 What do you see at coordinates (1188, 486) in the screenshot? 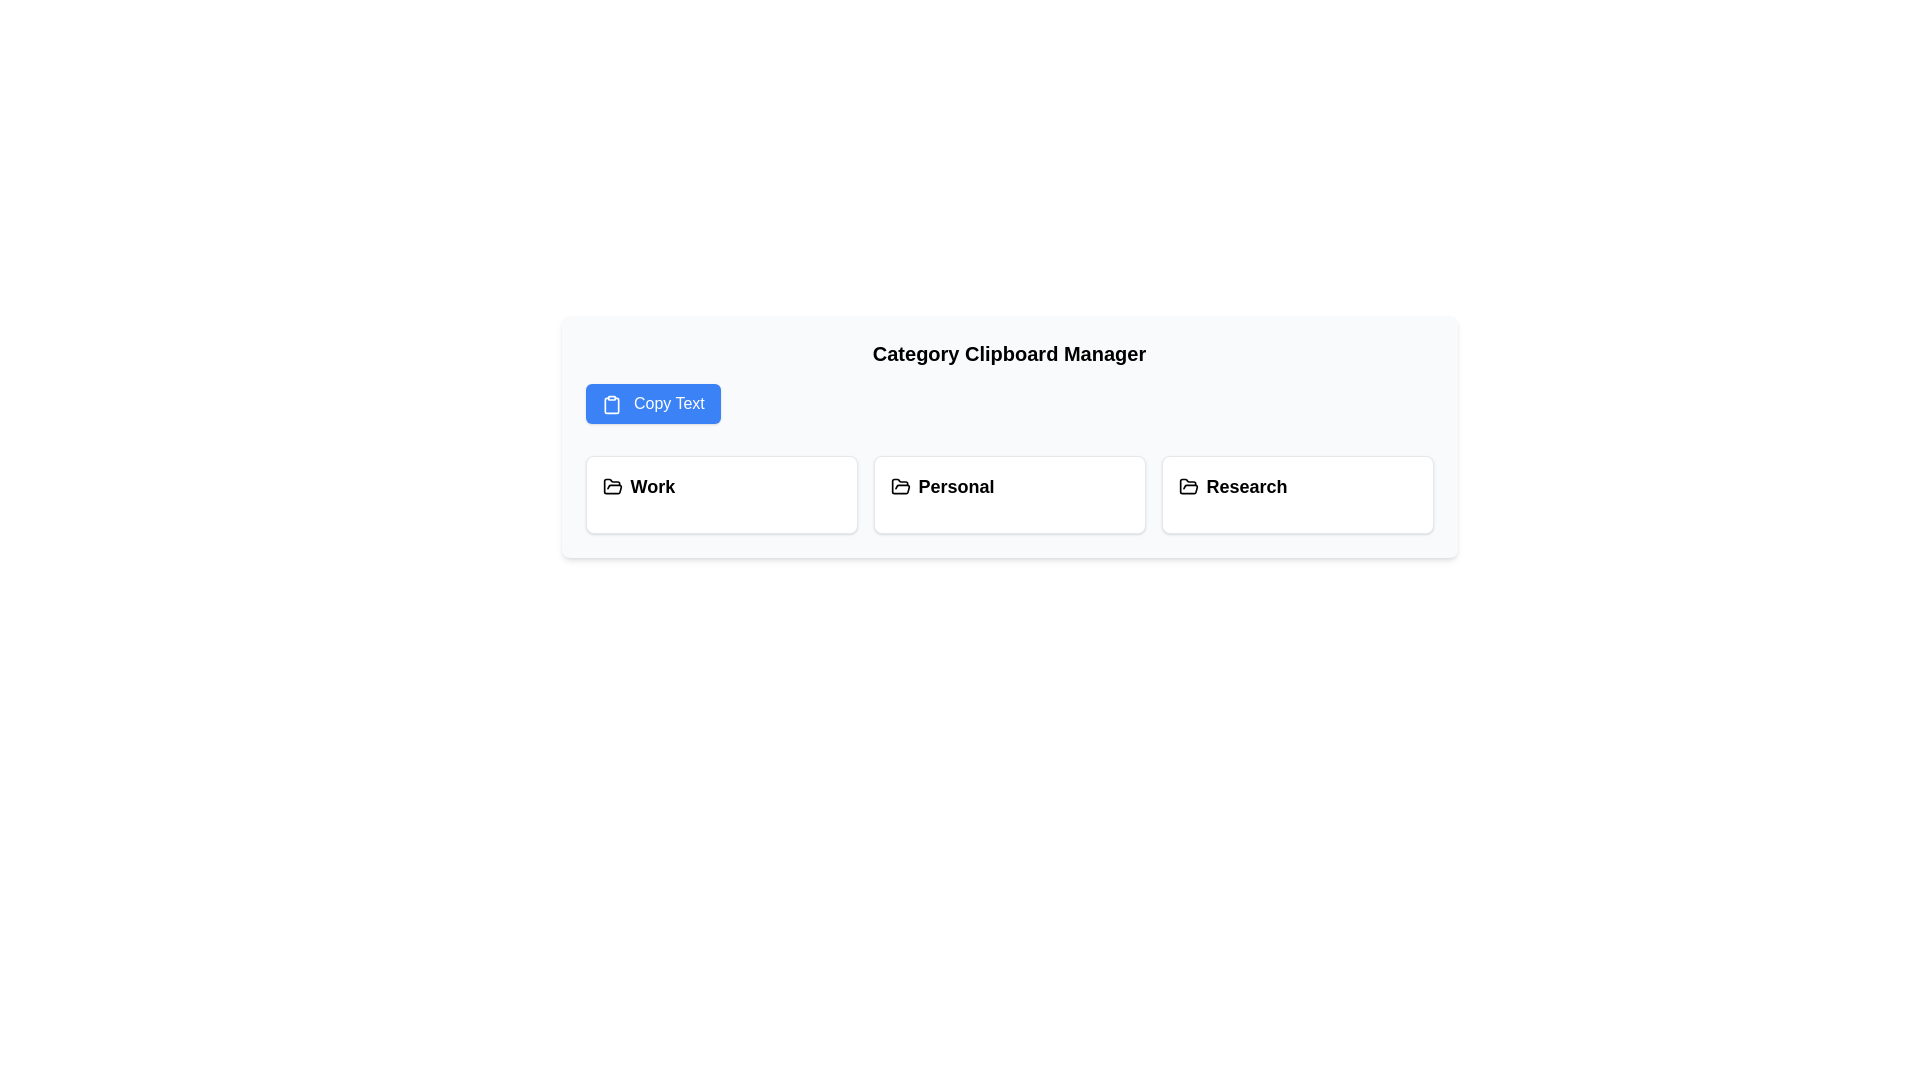
I see `the small open folder icon to the left of the 'Research' text in the horizontally aligned list of categories` at bounding box center [1188, 486].